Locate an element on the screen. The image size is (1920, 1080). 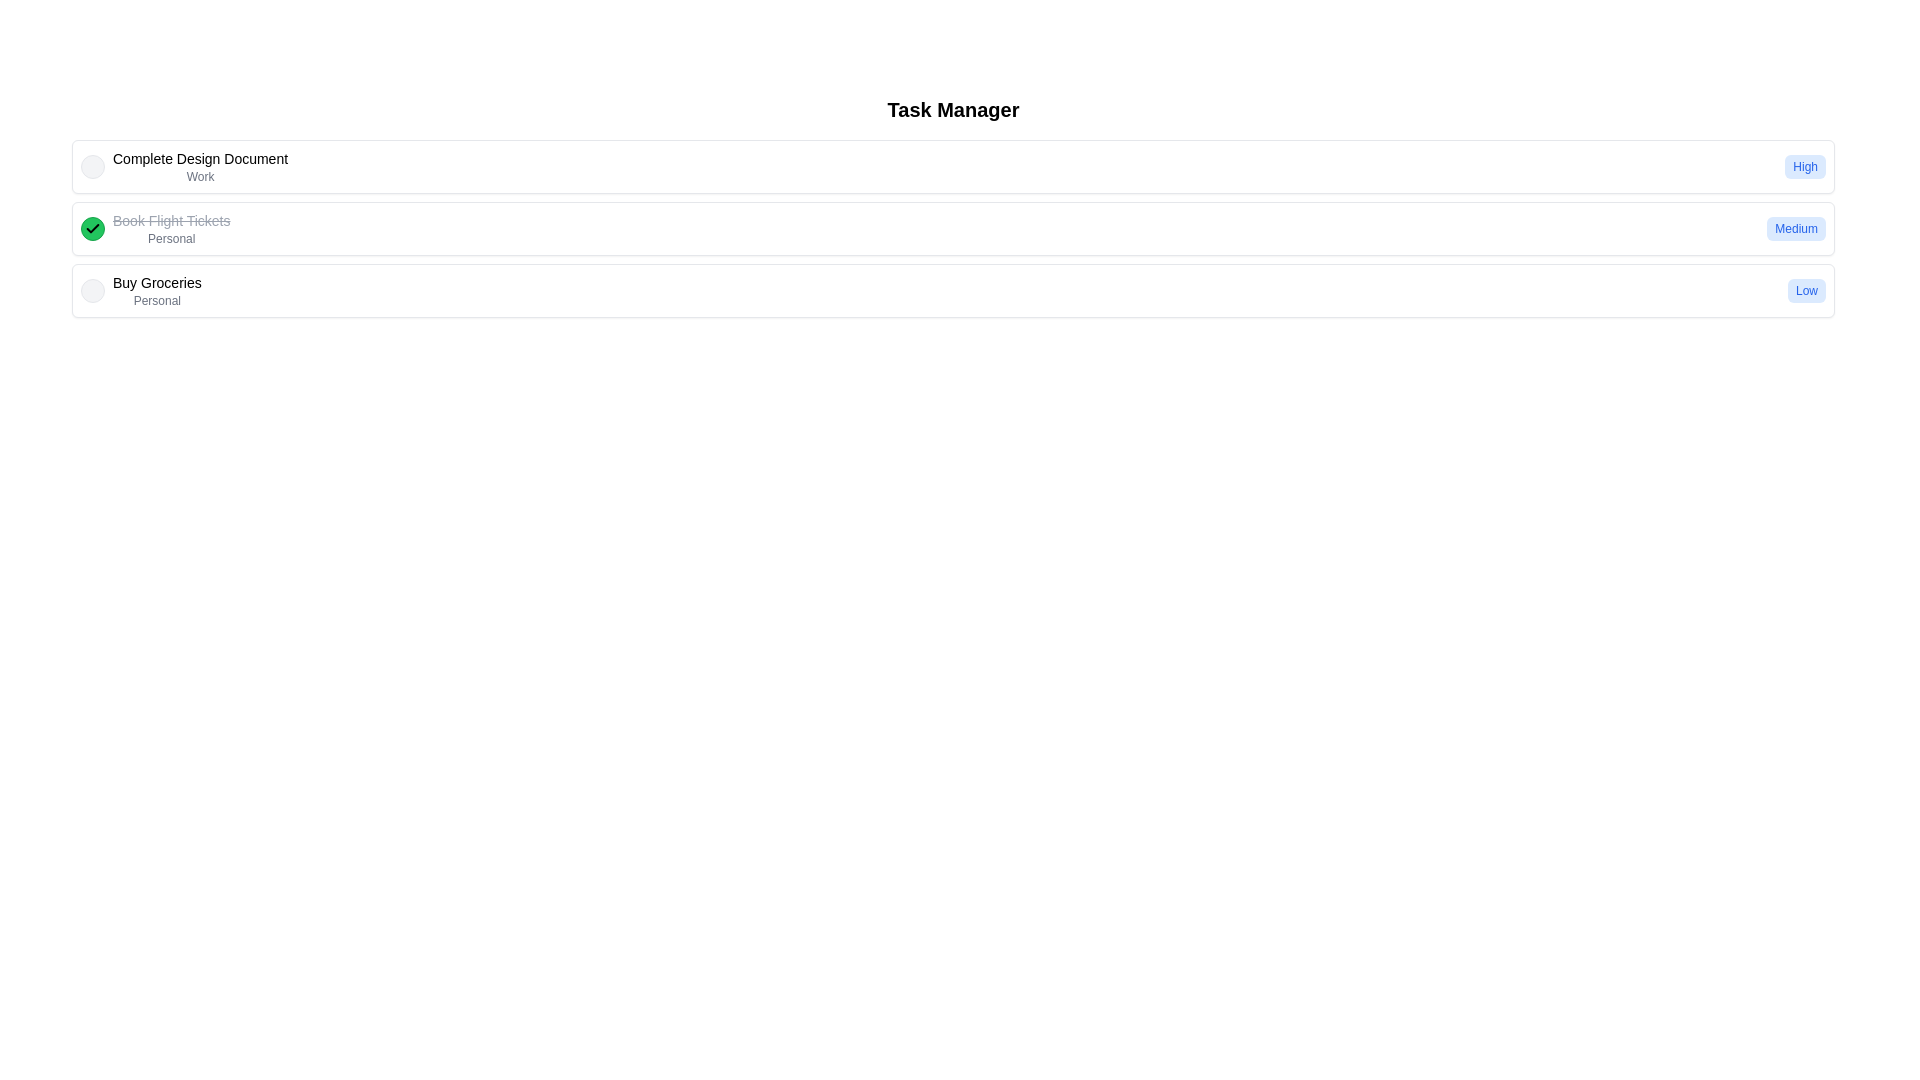
the priority indicator label that denotes the task's priority level as 'Medium', located in the second row of the task list, to the right of the task description for 'Book Flight Tickets' is located at coordinates (1796, 227).